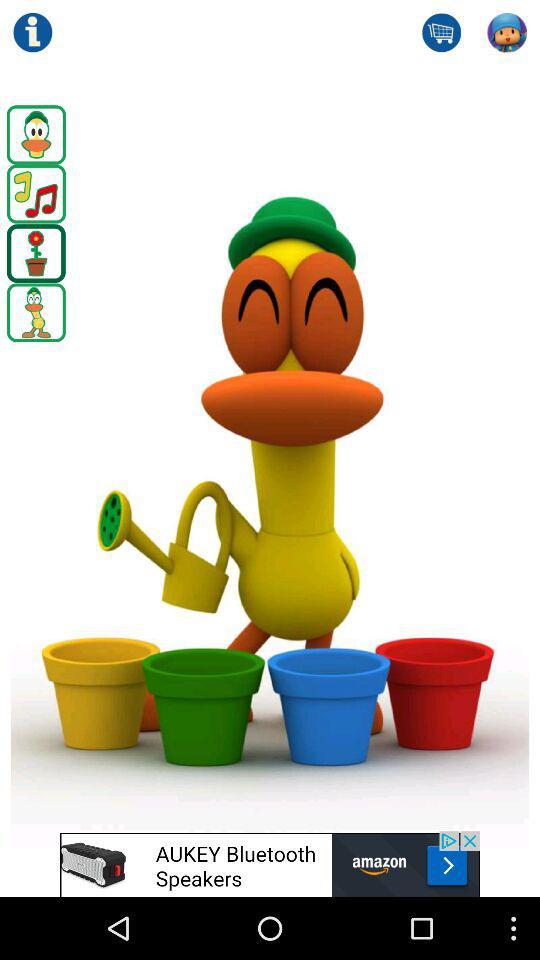 The height and width of the screenshot is (960, 540). Describe the element at coordinates (441, 34) in the screenshot. I see `the cart icon` at that location.